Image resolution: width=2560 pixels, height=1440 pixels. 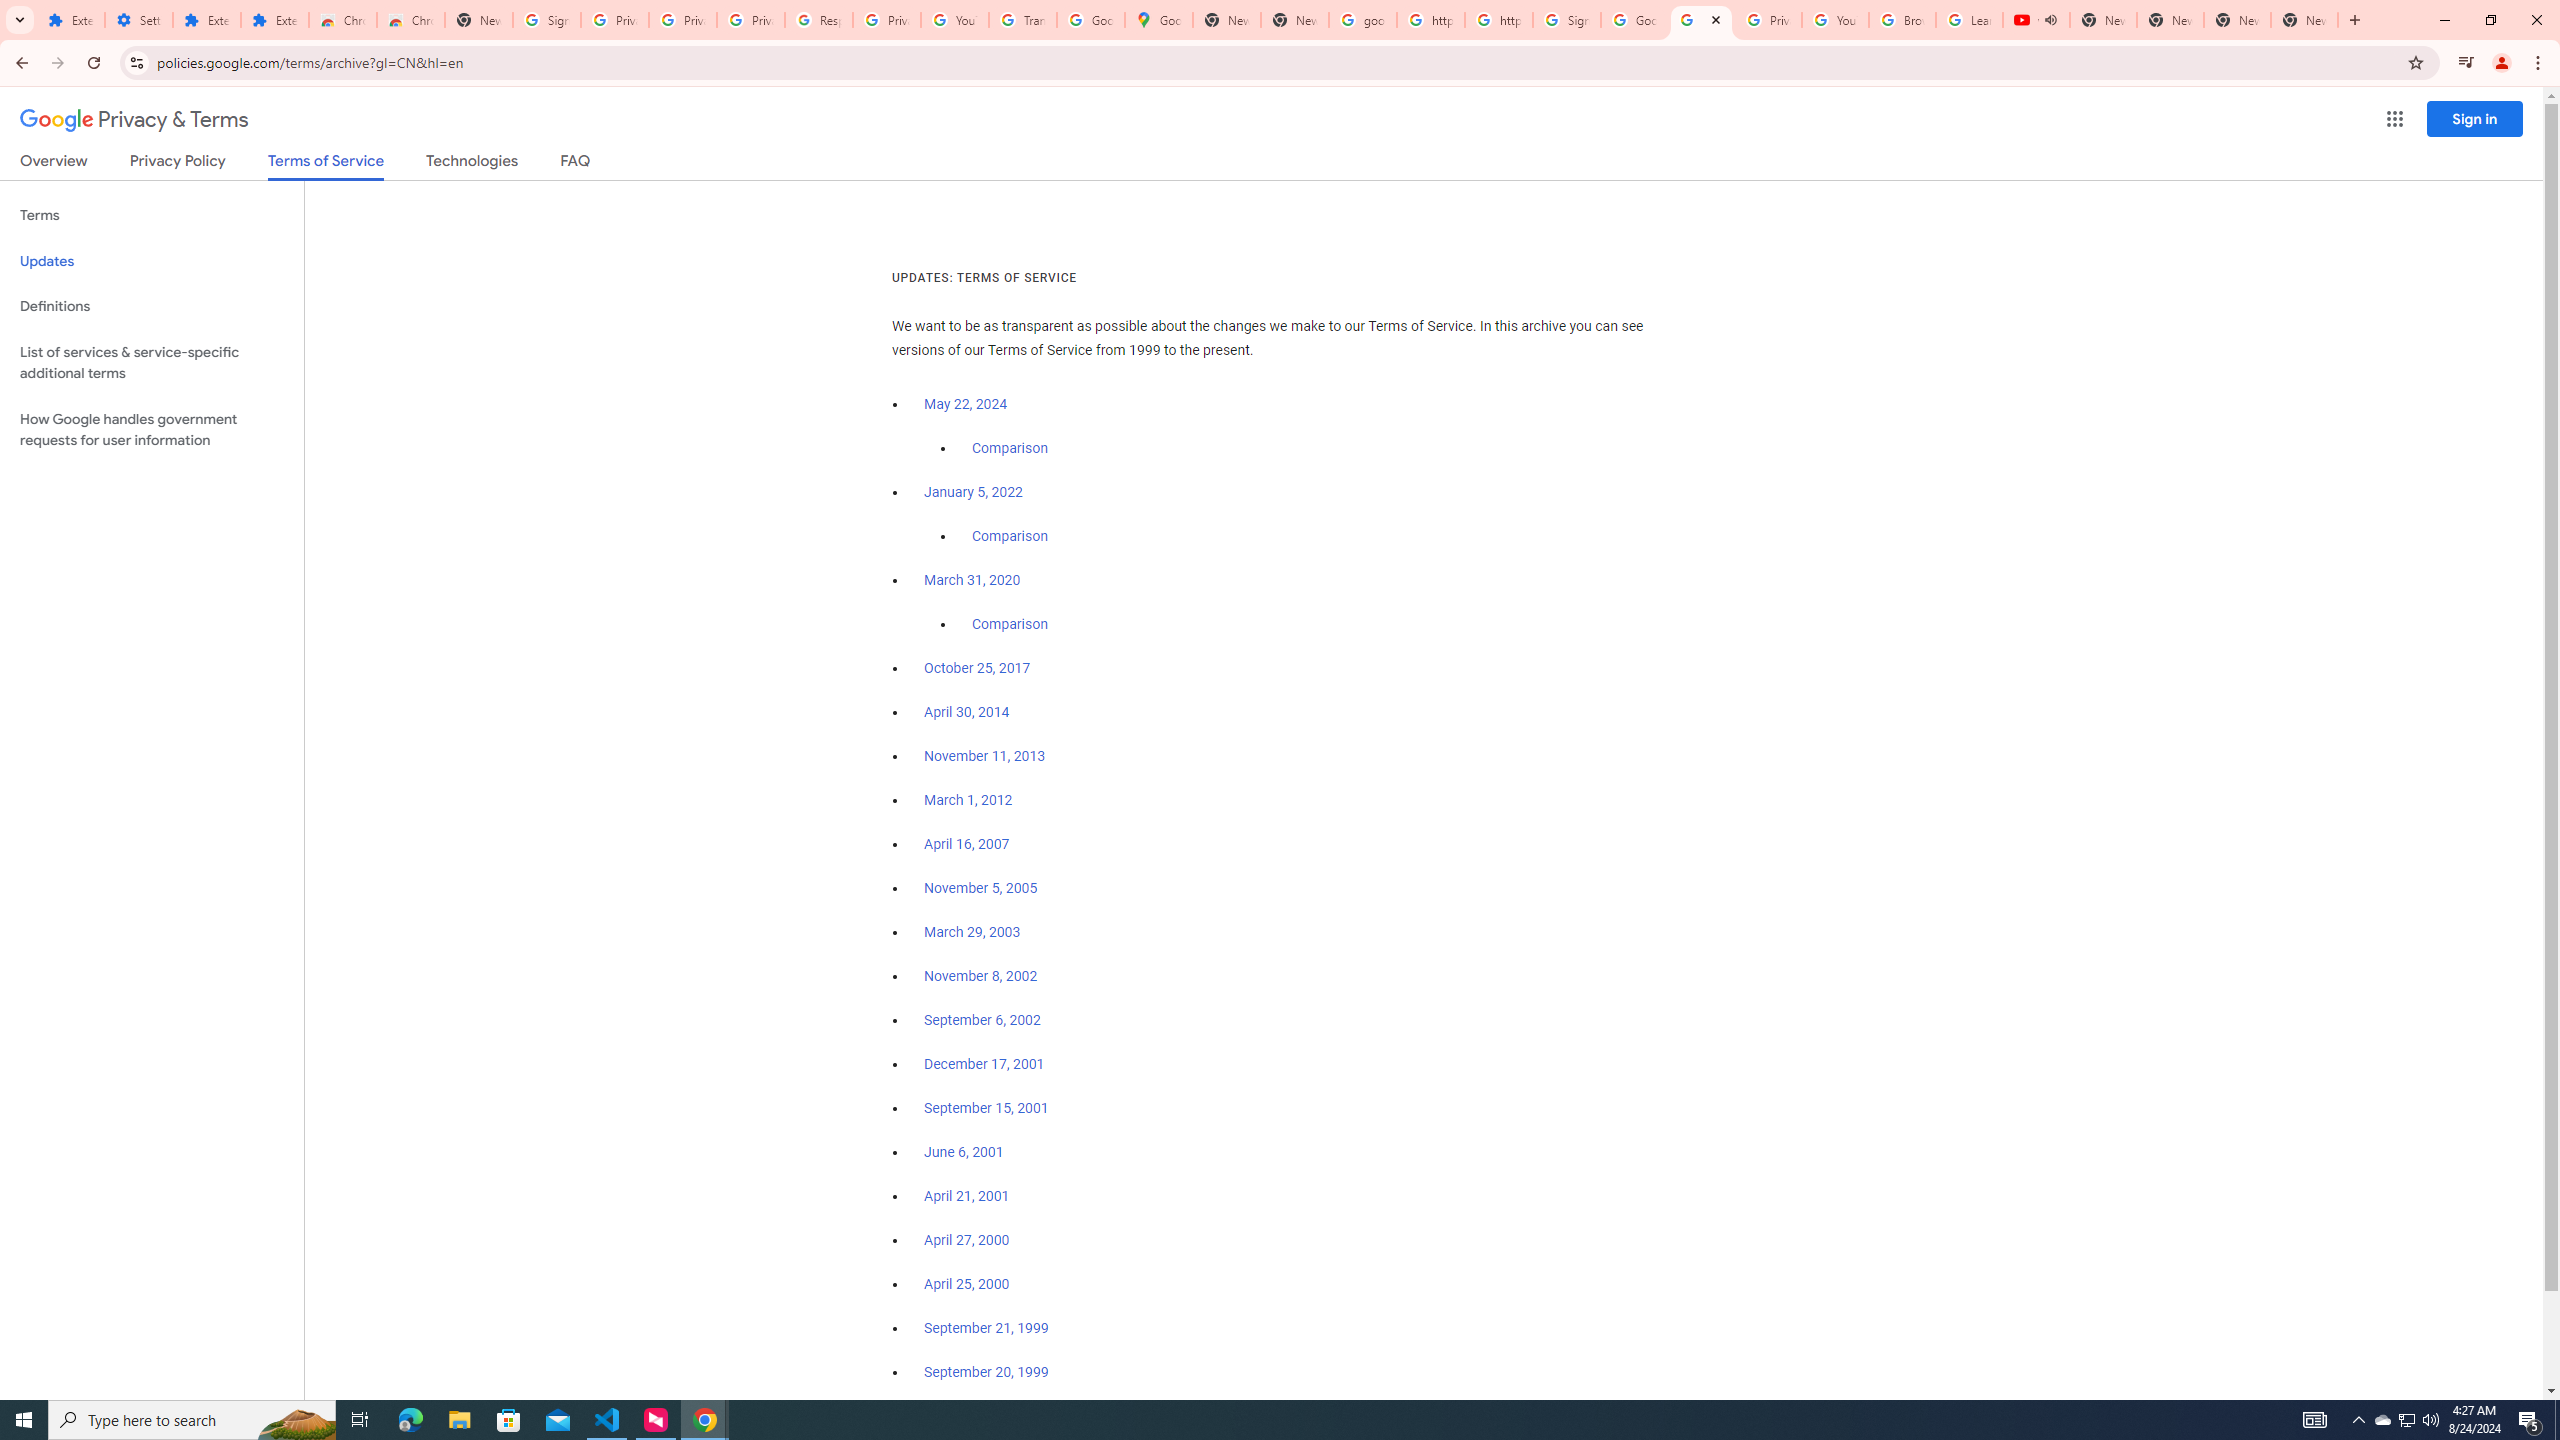 What do you see at coordinates (138, 19) in the screenshot?
I see `'Settings'` at bounding box center [138, 19].